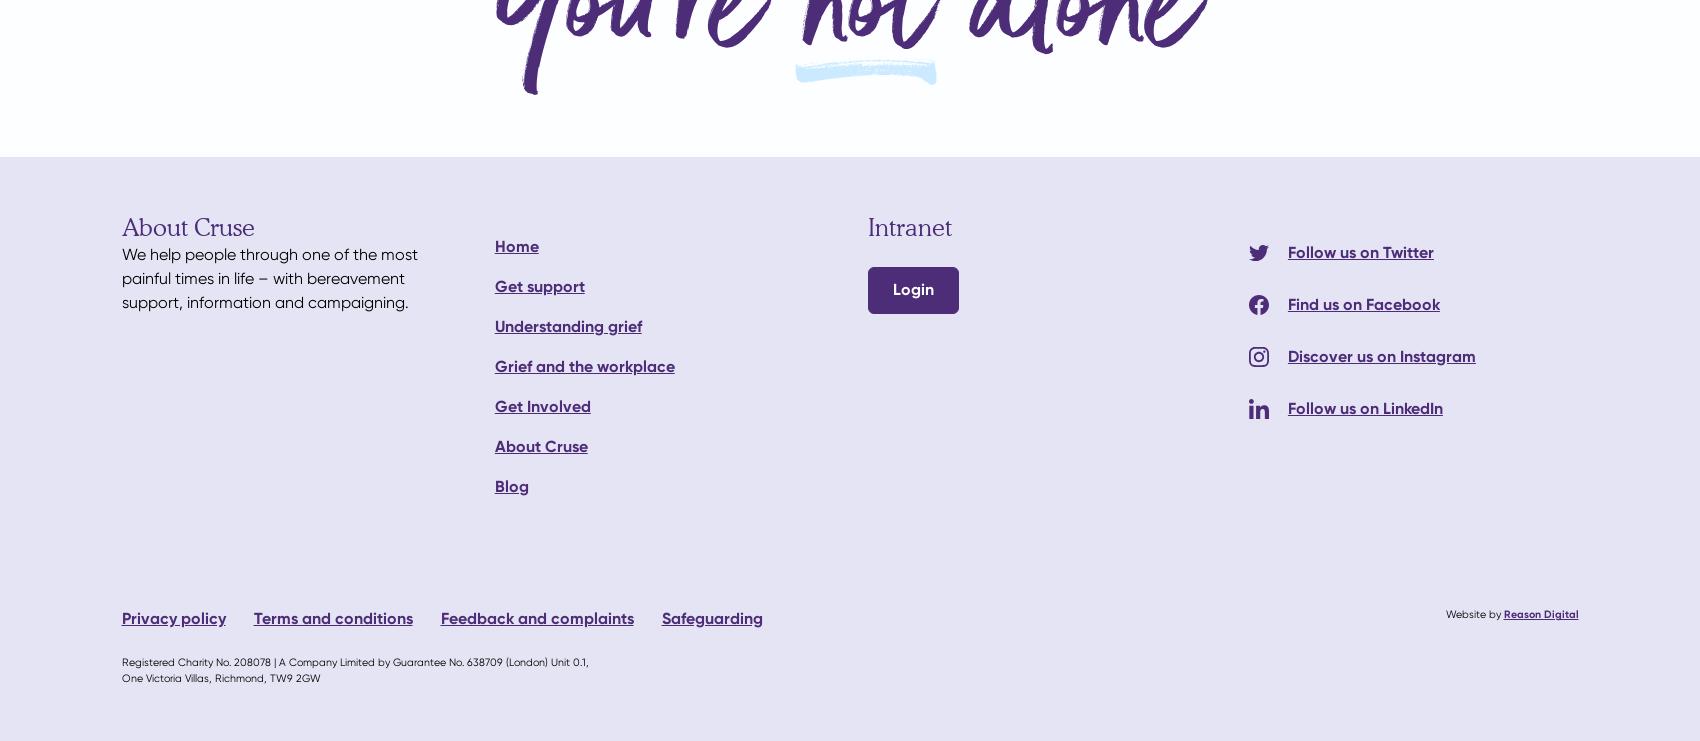  Describe the element at coordinates (1364, 407) in the screenshot. I see `'Follow us on LinkedIn'` at that location.